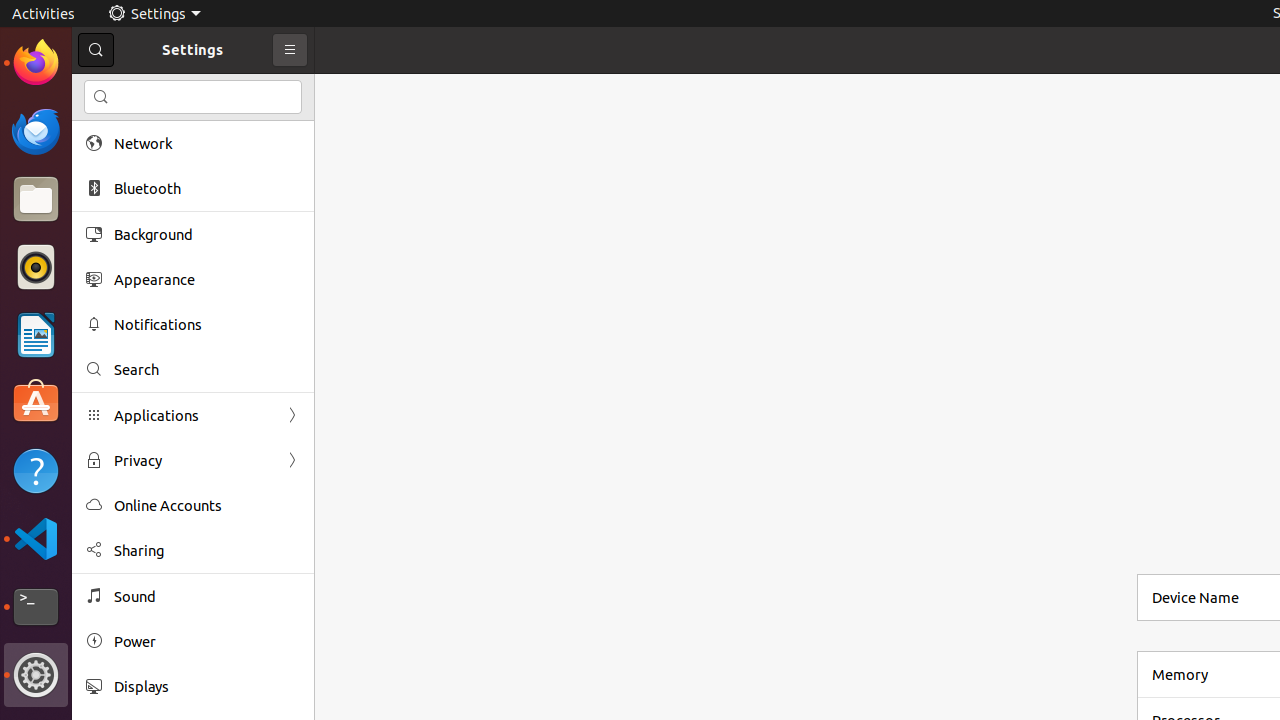  What do you see at coordinates (206, 233) in the screenshot?
I see `'Background'` at bounding box center [206, 233].